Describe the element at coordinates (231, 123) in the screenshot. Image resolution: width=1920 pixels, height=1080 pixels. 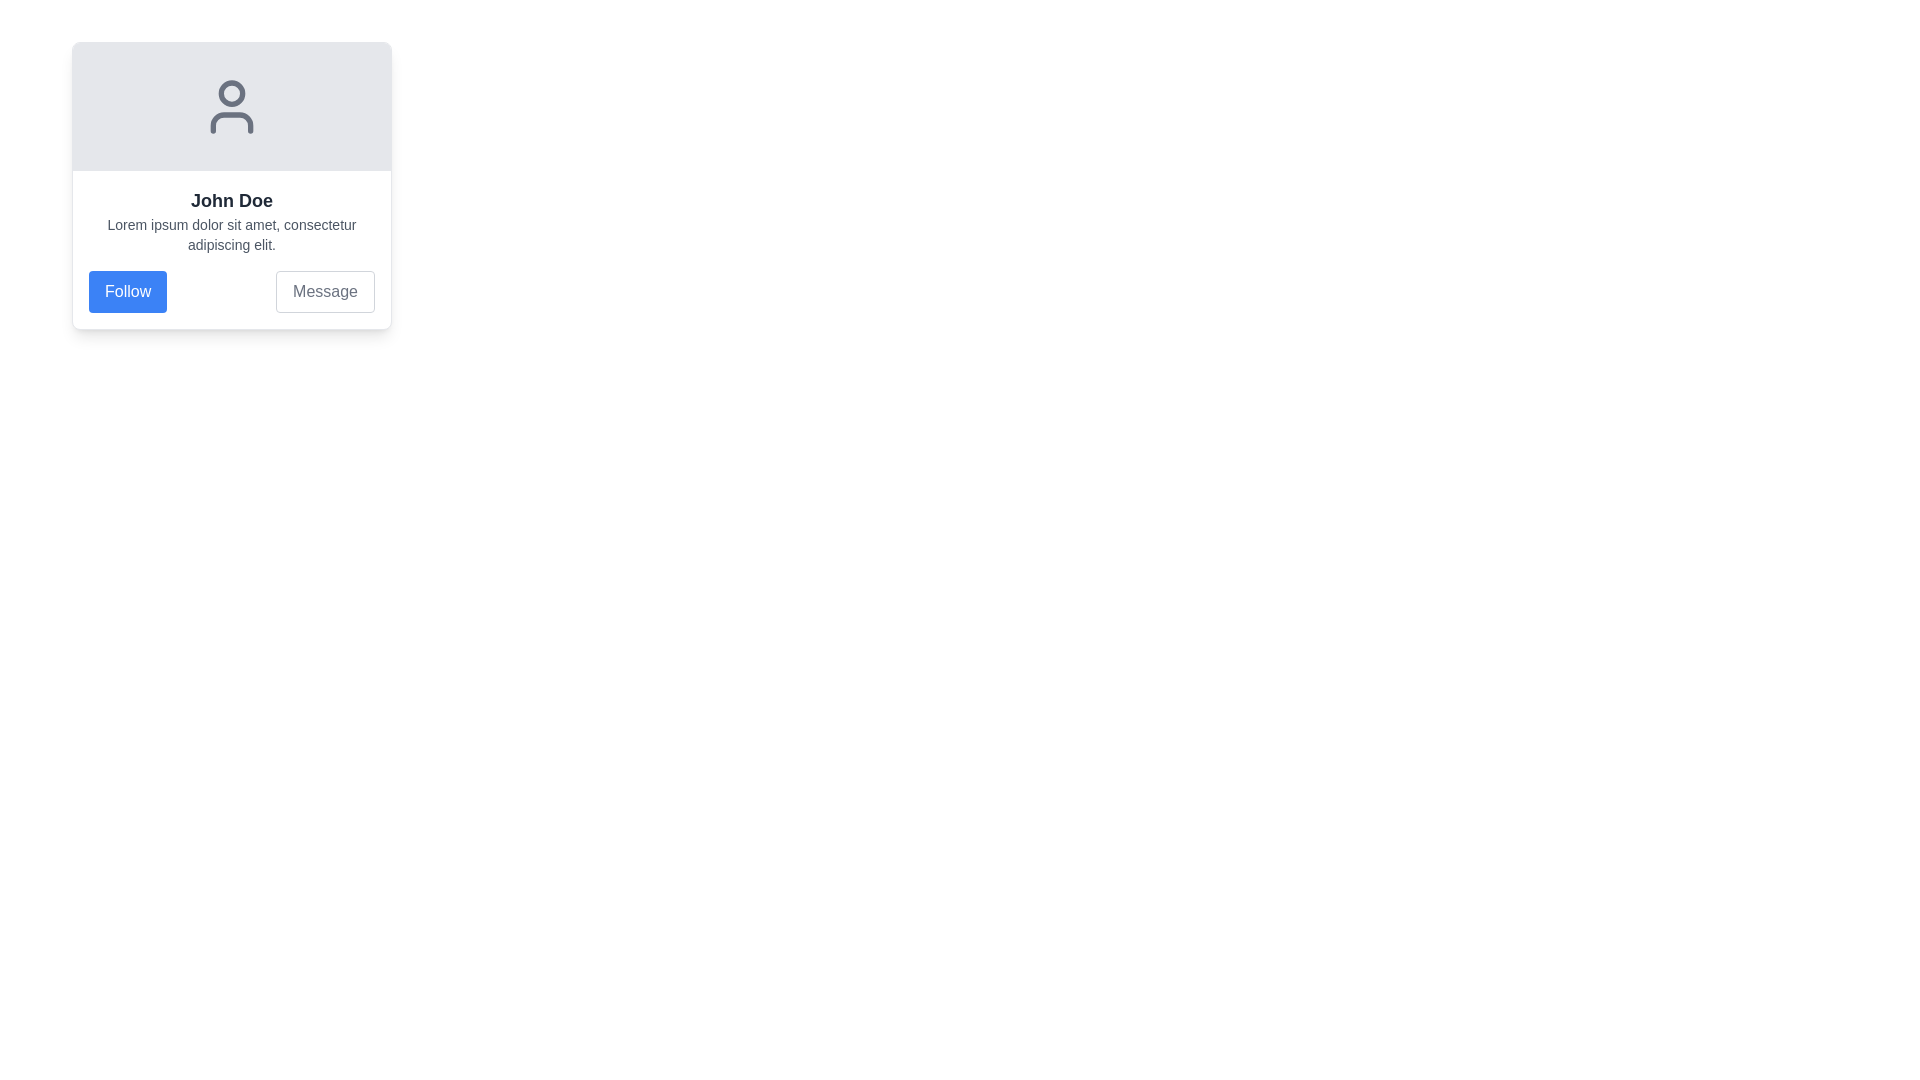
I see `the decorative bottom part of the user icon located at the top of the card component` at that location.